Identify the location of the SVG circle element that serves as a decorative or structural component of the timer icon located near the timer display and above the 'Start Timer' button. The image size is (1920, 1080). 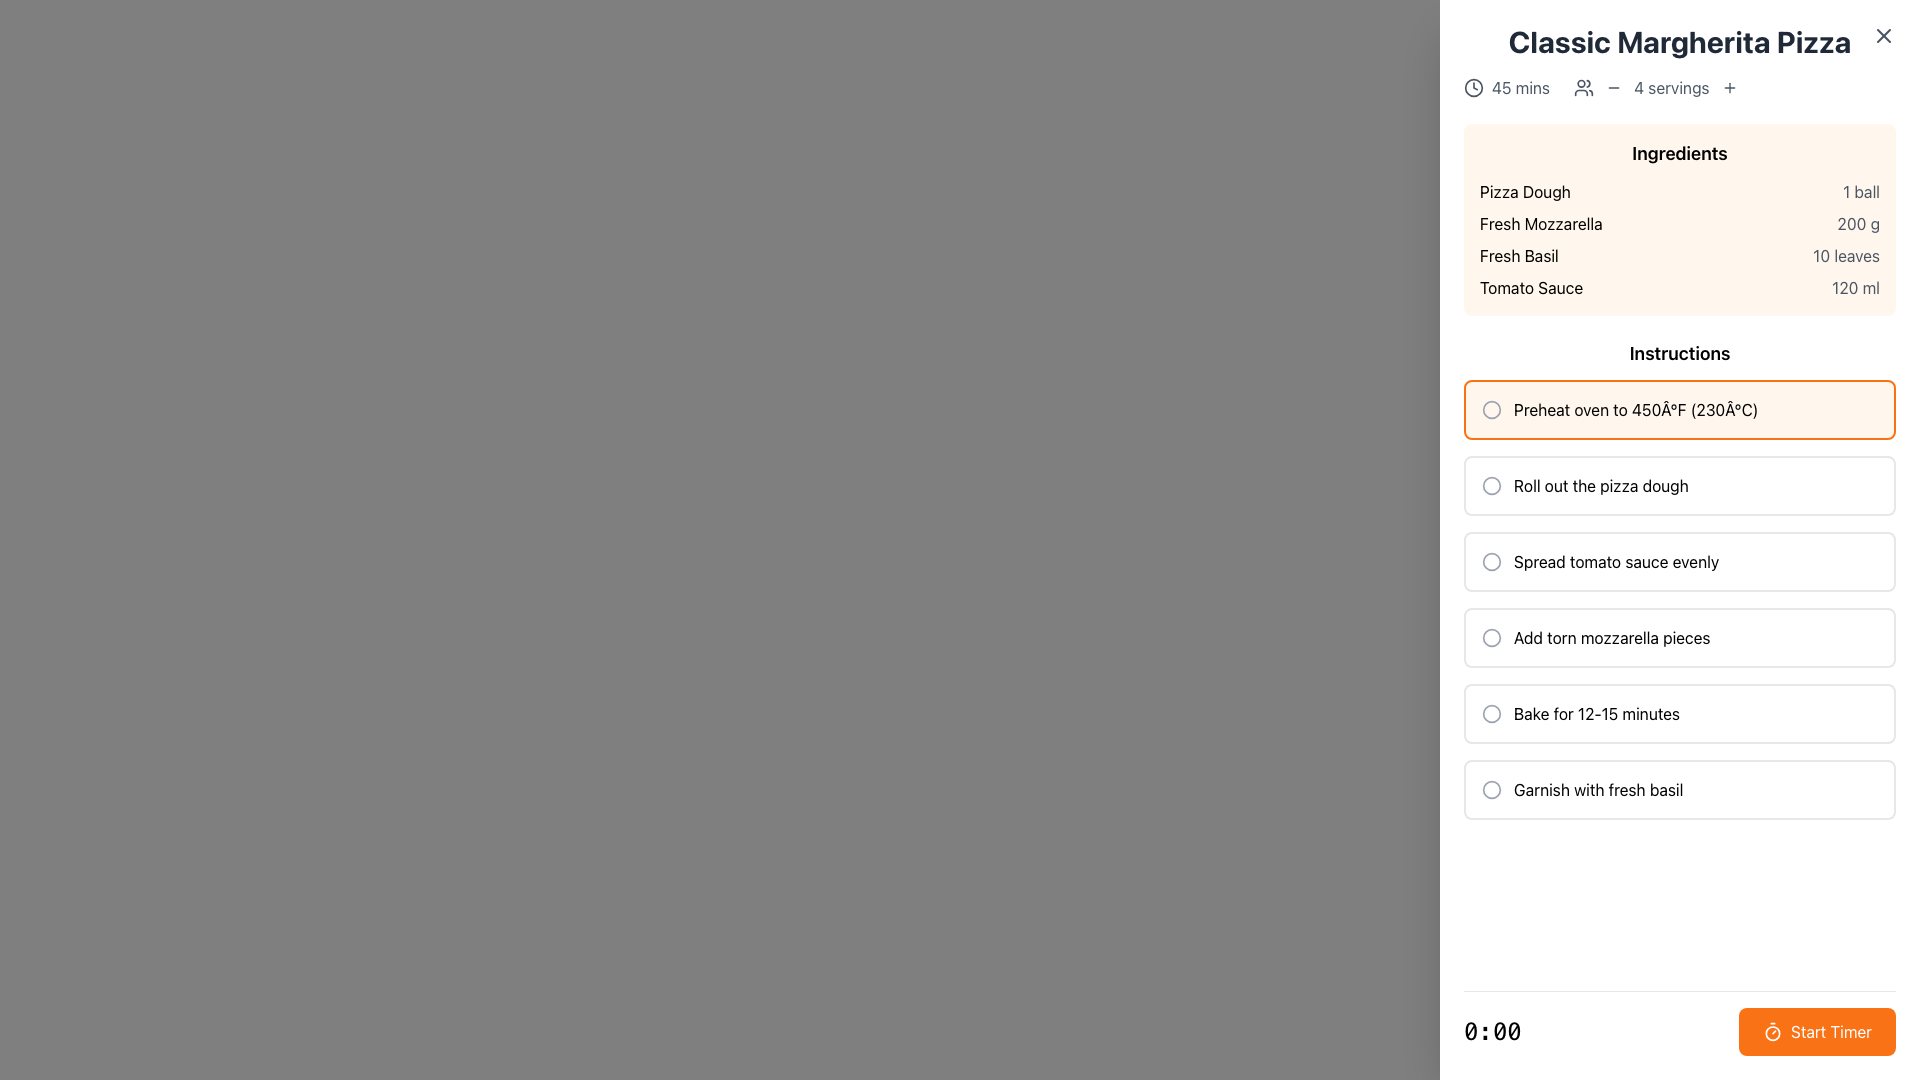
(1772, 1033).